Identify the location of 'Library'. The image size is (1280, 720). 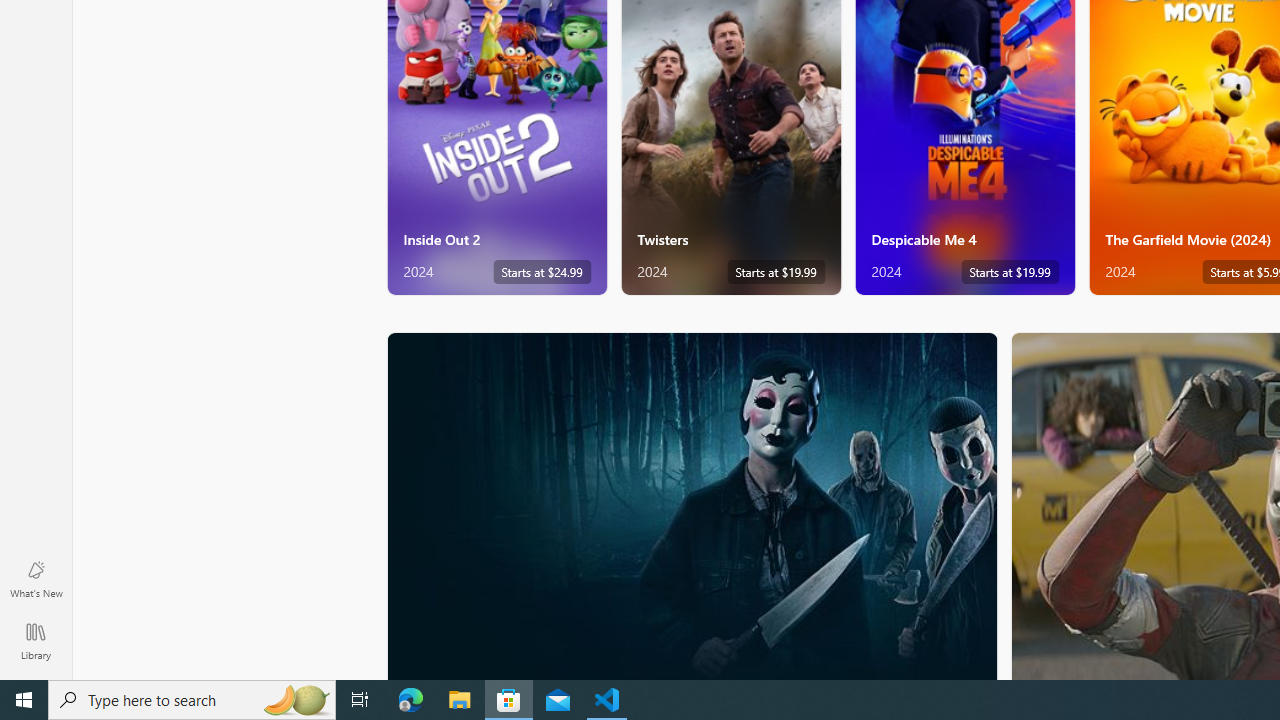
(35, 640).